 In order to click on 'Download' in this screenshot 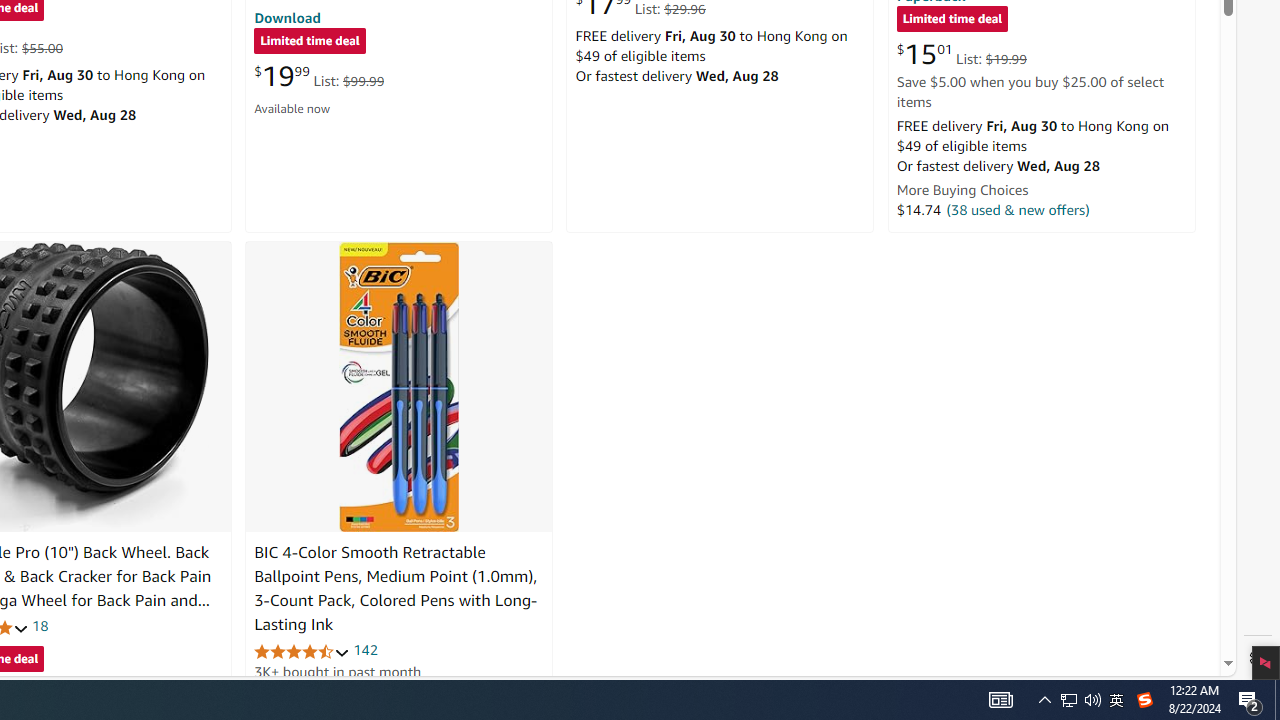, I will do `click(286, 17)`.